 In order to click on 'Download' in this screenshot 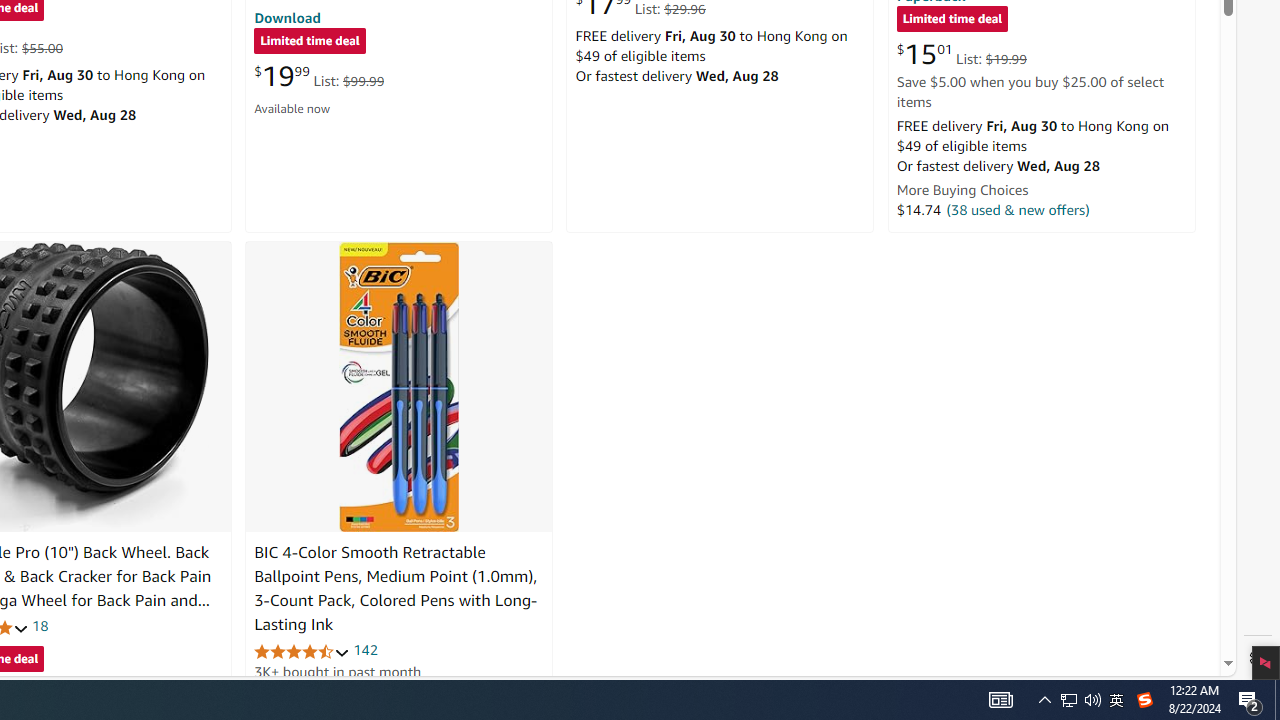, I will do `click(286, 17)`.